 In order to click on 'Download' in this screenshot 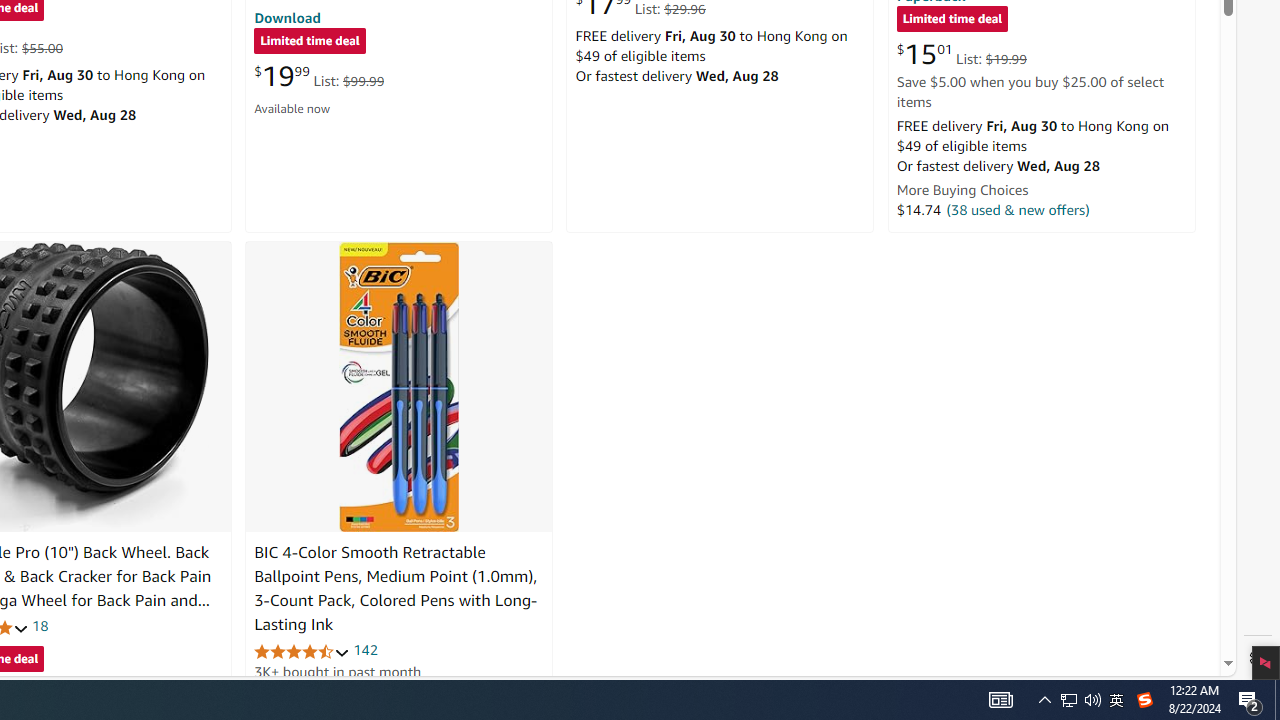, I will do `click(286, 17)`.